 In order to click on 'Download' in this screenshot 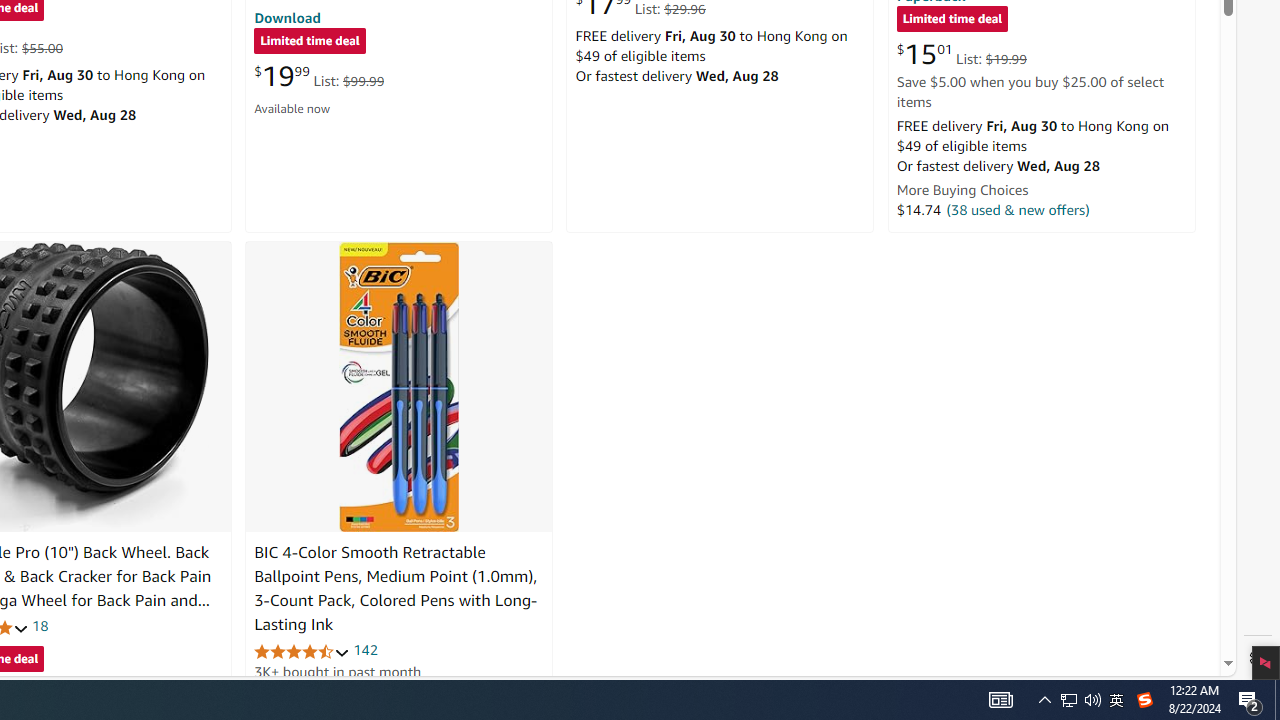, I will do `click(286, 17)`.